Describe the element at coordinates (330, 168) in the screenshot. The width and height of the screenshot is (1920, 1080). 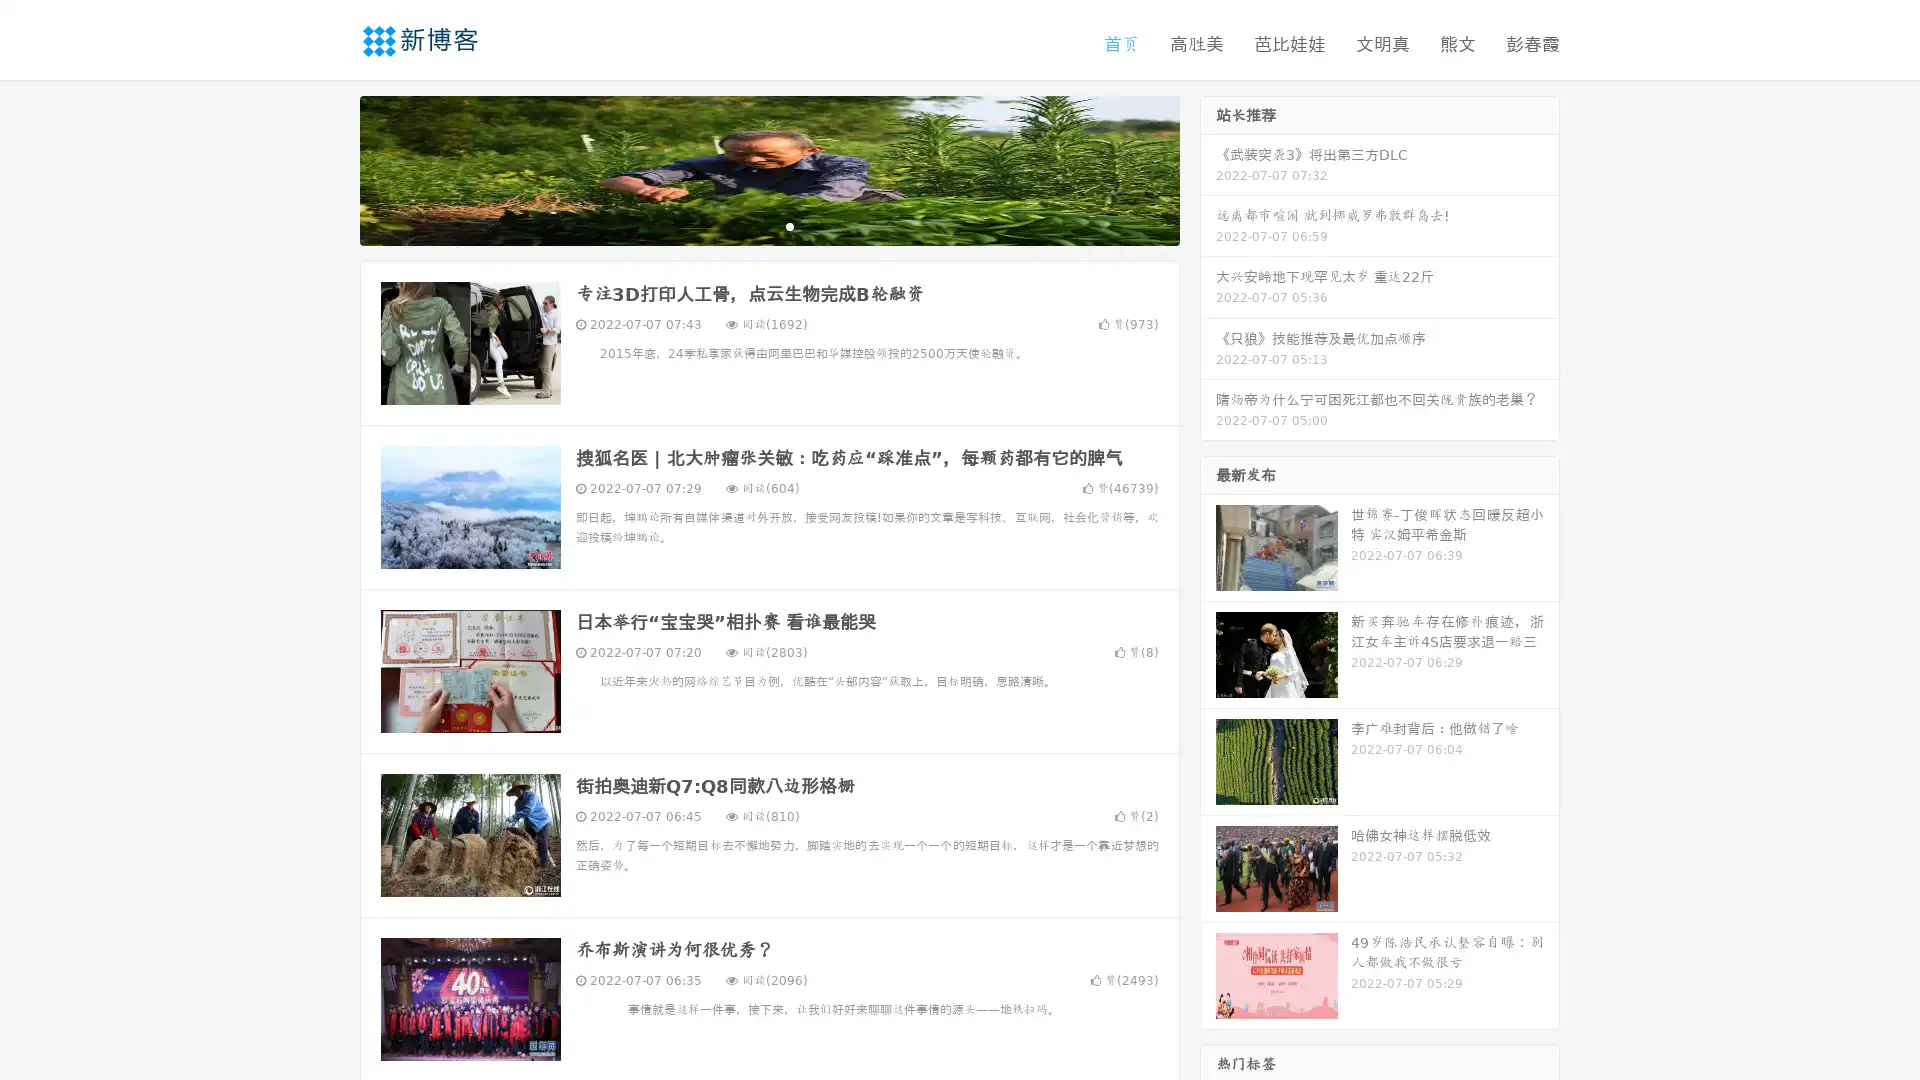
I see `Previous slide` at that location.